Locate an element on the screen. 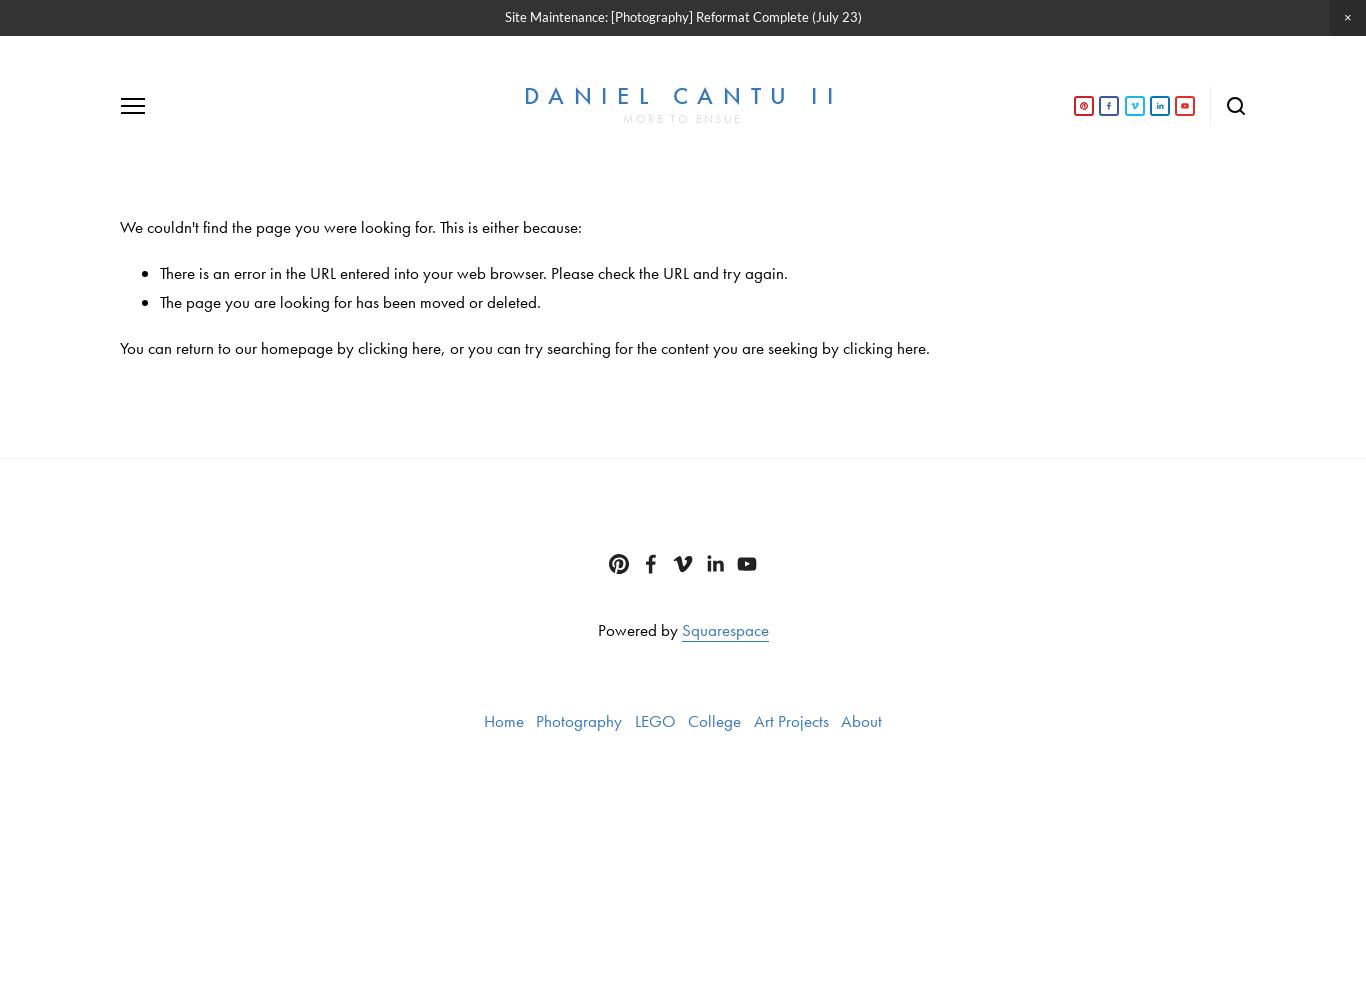 This screenshot has height=1000, width=1366. 'Art Projects' is located at coordinates (790, 719).